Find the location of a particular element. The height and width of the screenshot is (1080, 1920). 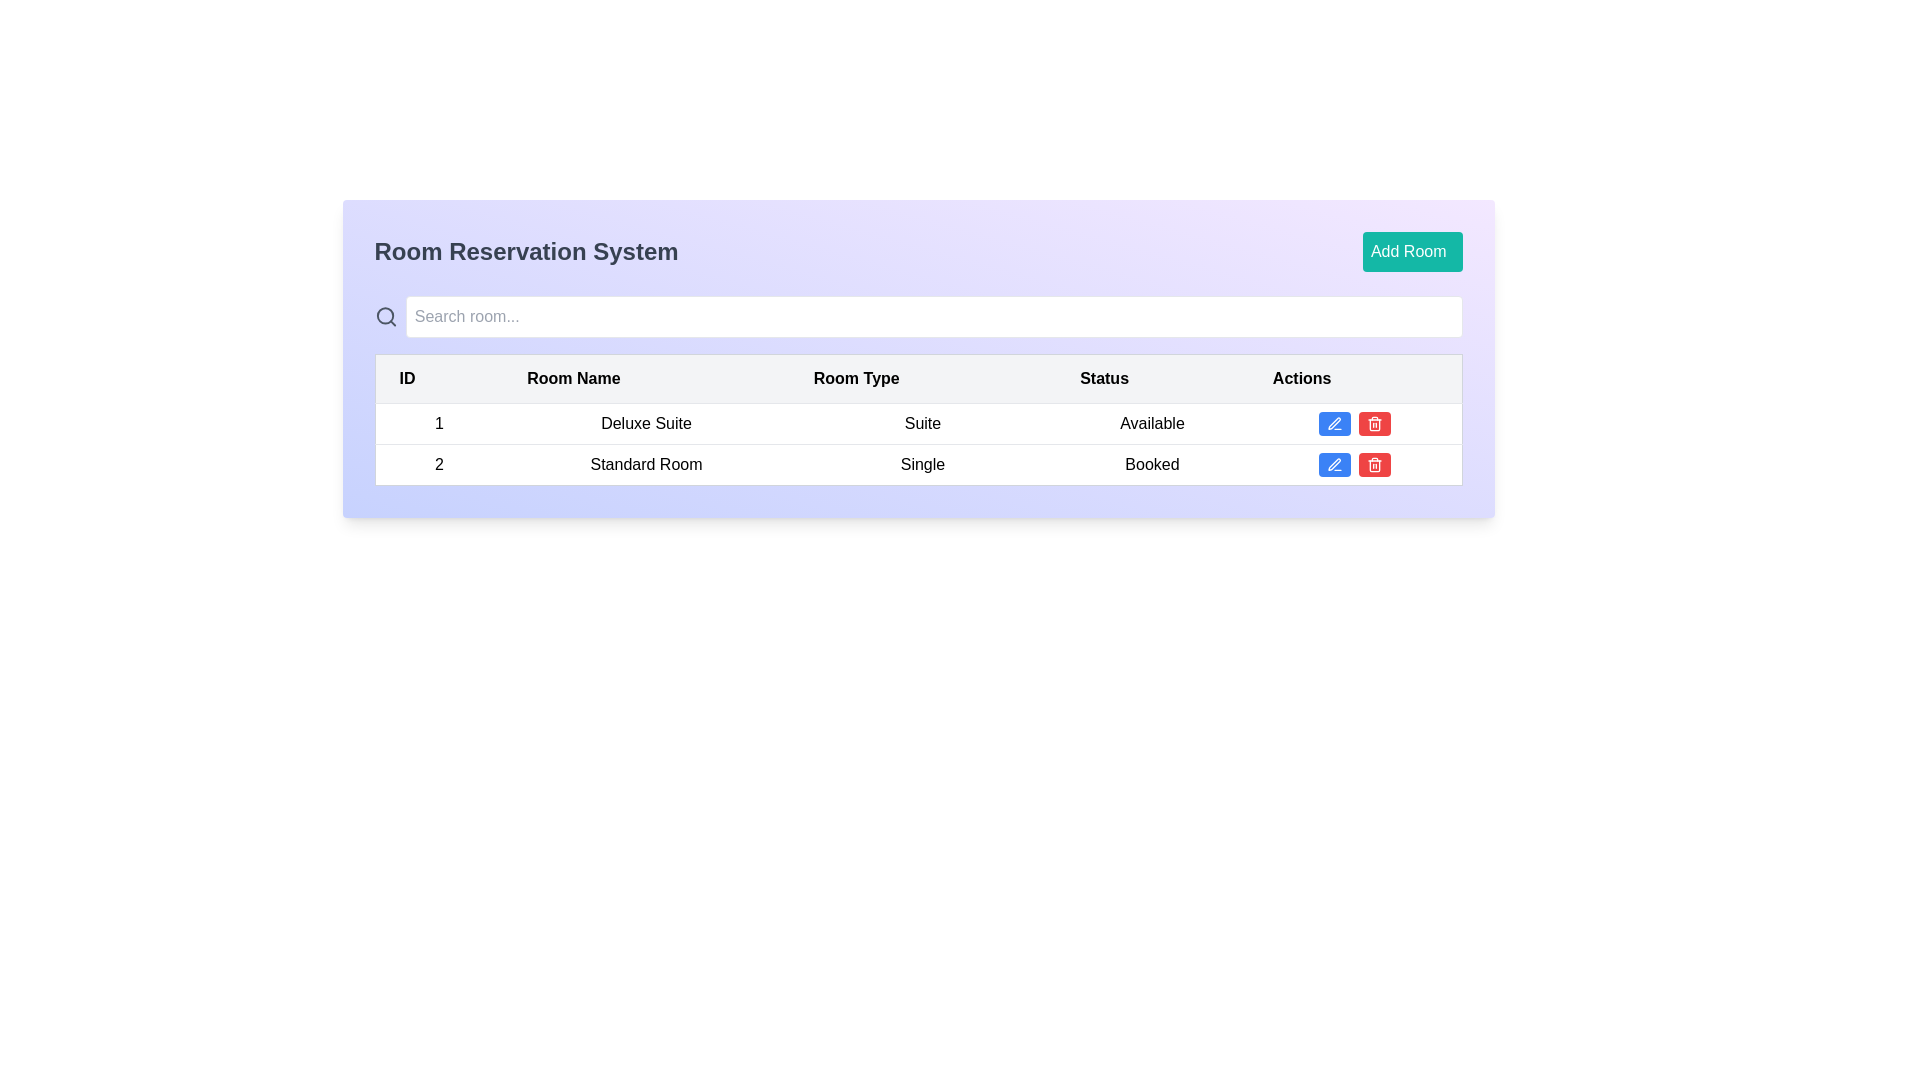

the pen icon, which is the first action button in the 'Actions' column of the second row in the table is located at coordinates (1335, 465).